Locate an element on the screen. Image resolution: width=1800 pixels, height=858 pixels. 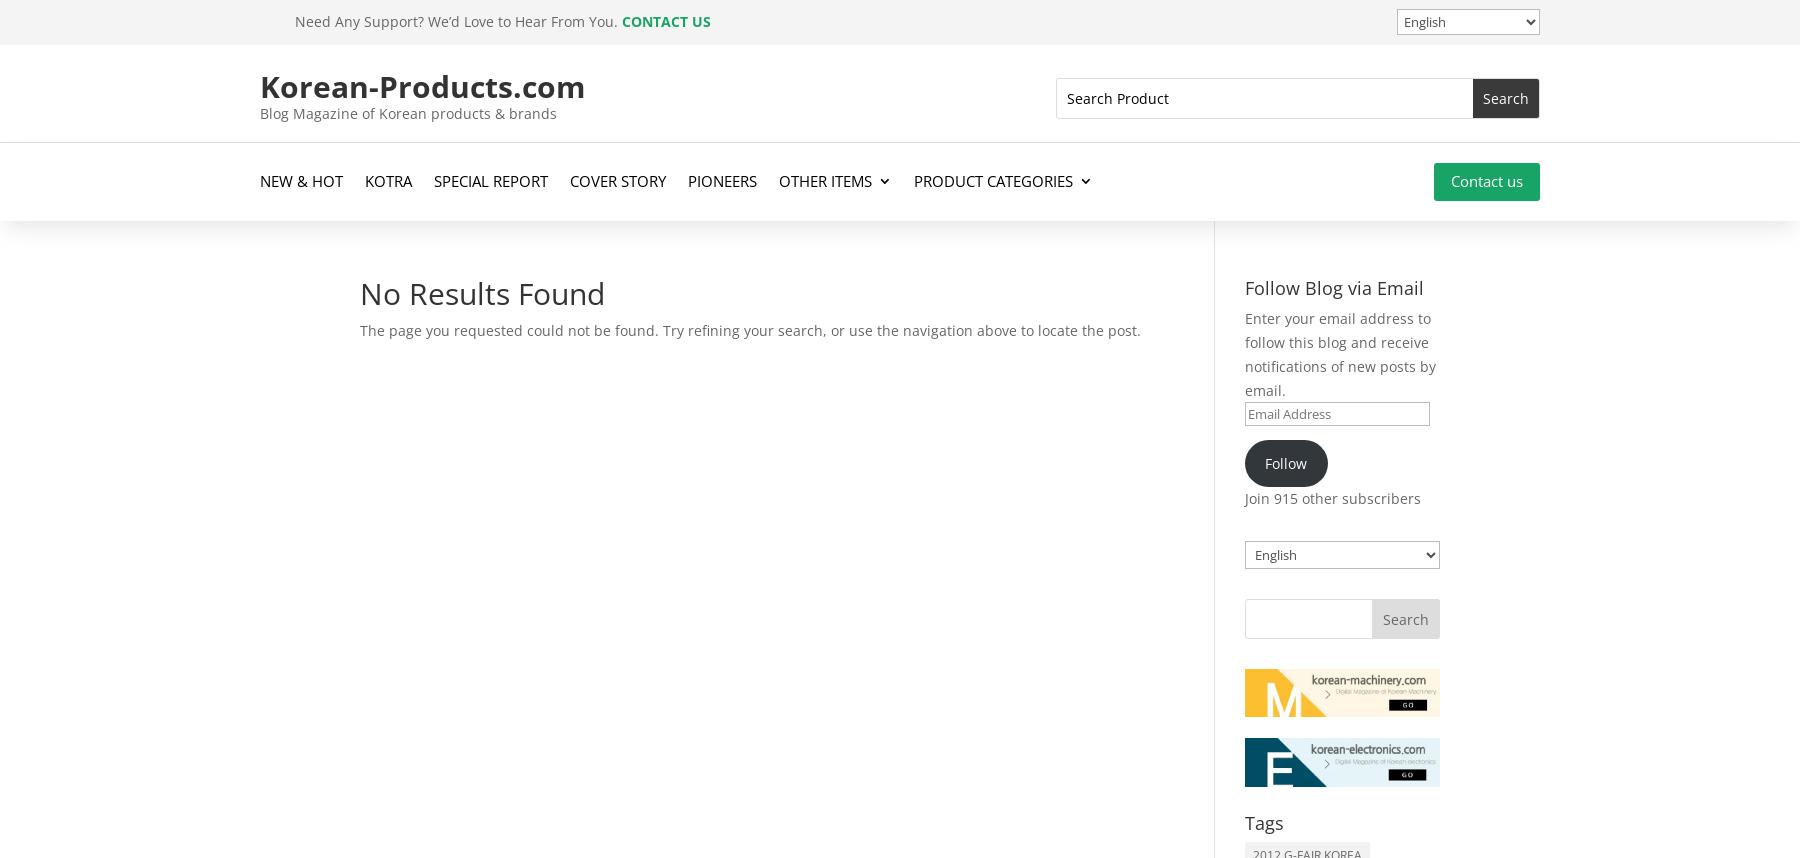
'Textile and Garment' is located at coordinates (1013, 595).